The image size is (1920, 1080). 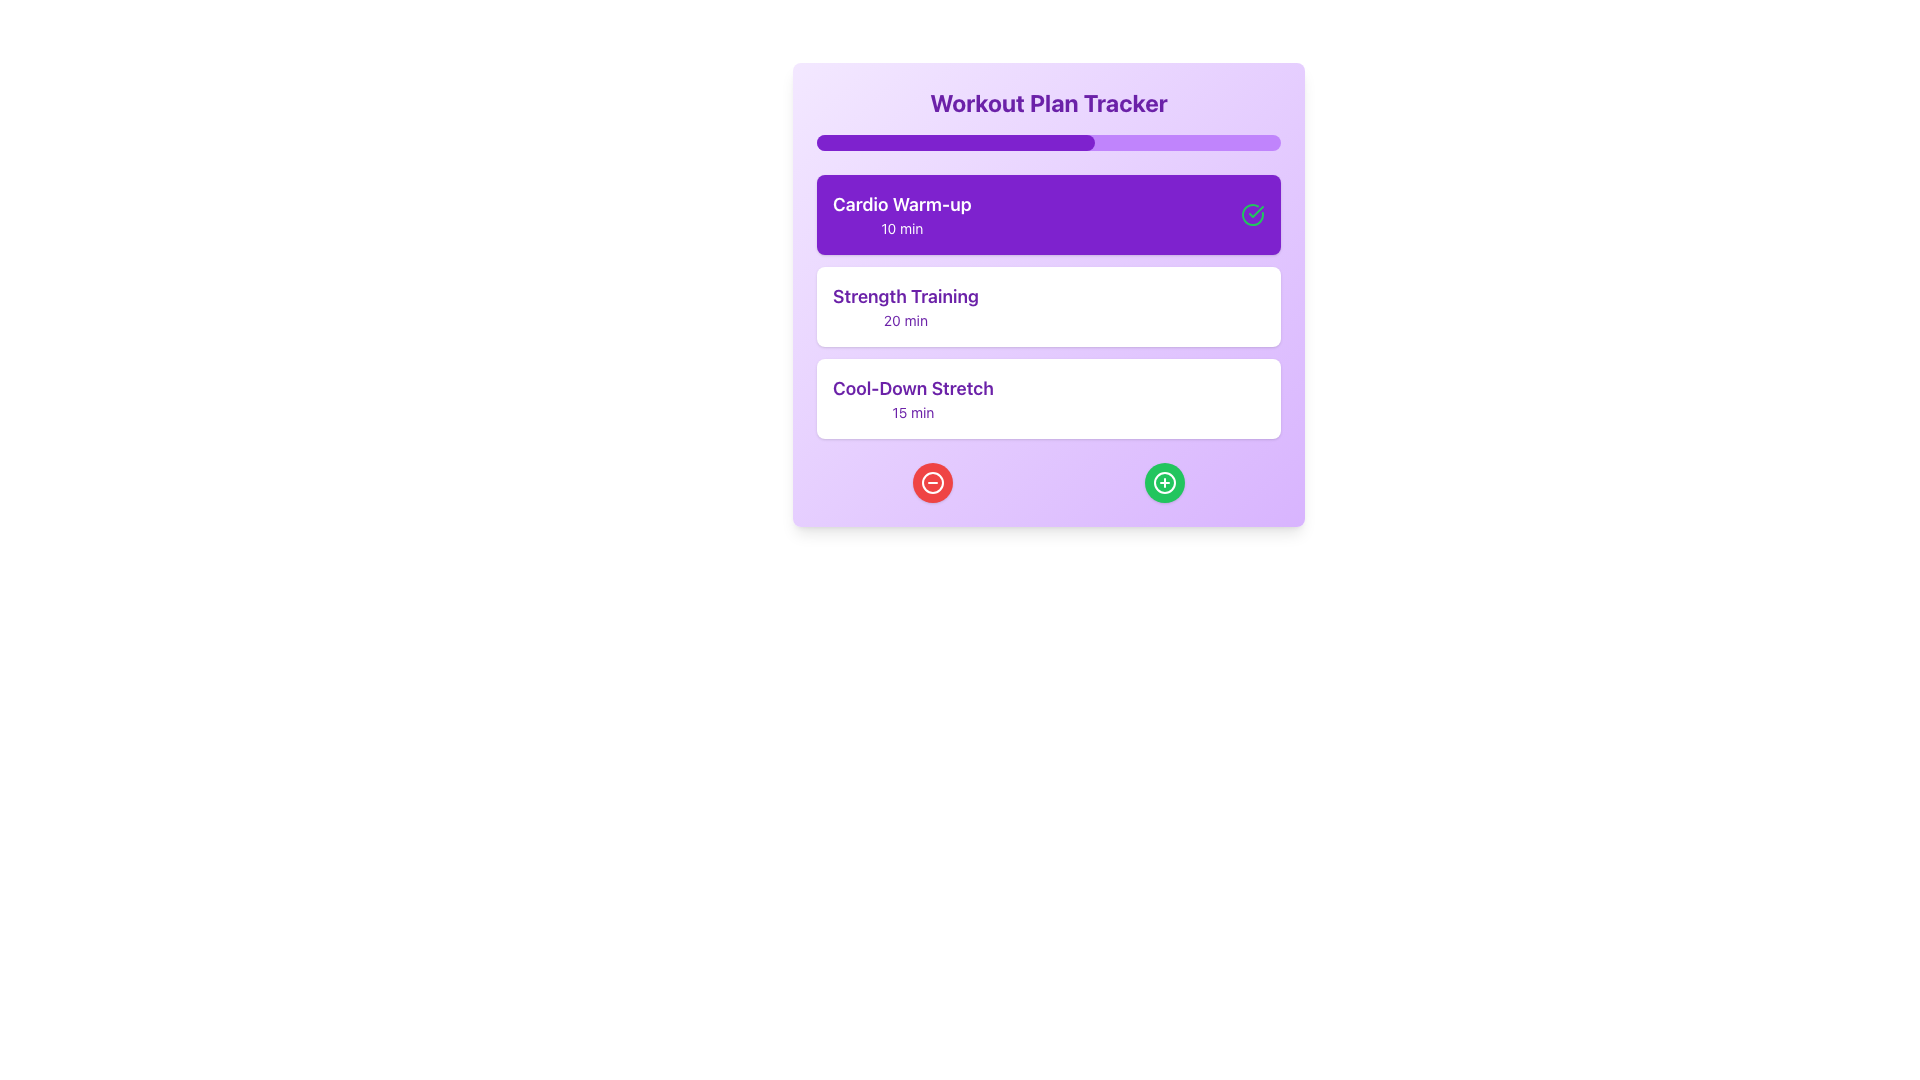 What do you see at coordinates (1048, 141) in the screenshot?
I see `the progress bar located in the 'Workout Plan Tracker' card, which visually represents the completion percentage of the workout plan` at bounding box center [1048, 141].